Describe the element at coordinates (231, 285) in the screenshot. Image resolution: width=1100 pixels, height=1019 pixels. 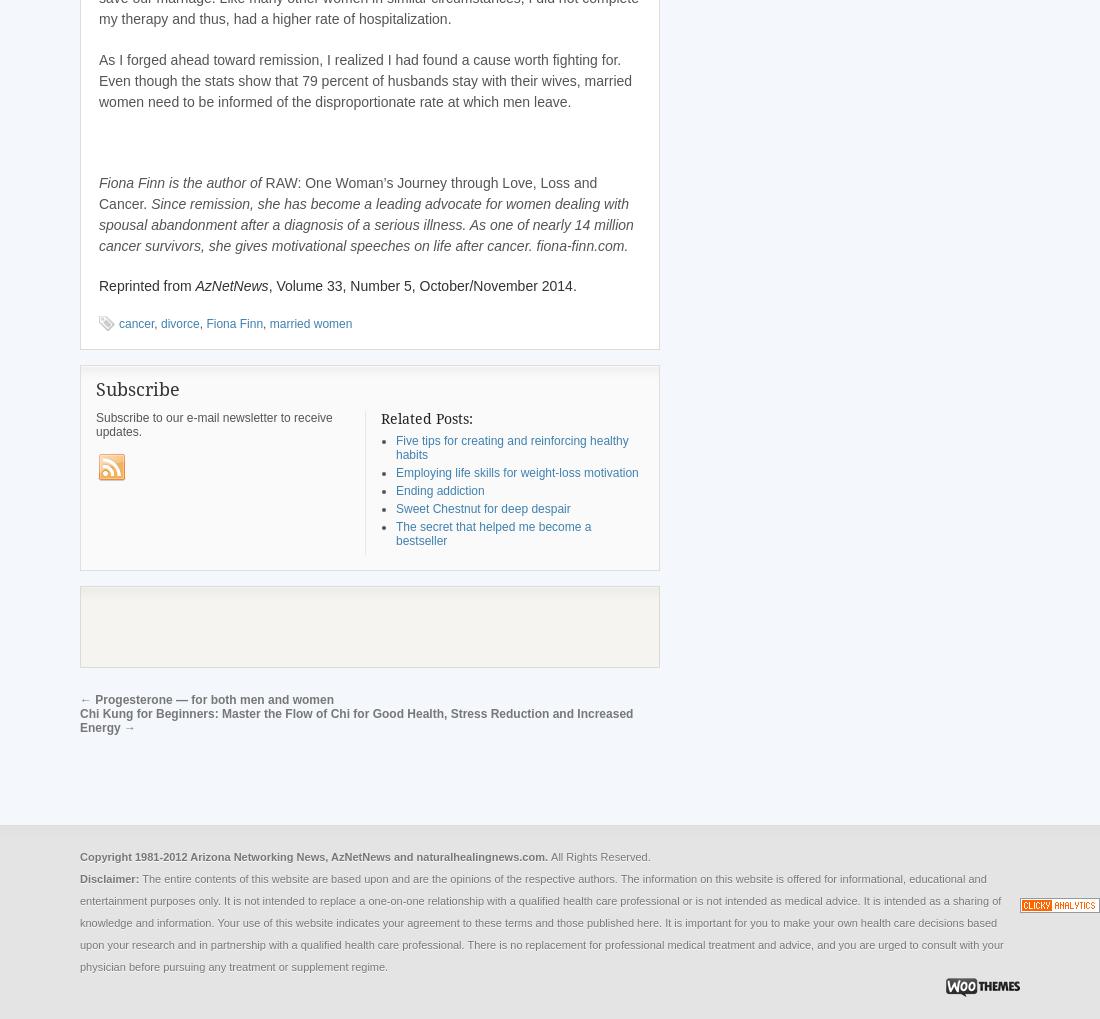
I see `'AzNetNews'` at that location.